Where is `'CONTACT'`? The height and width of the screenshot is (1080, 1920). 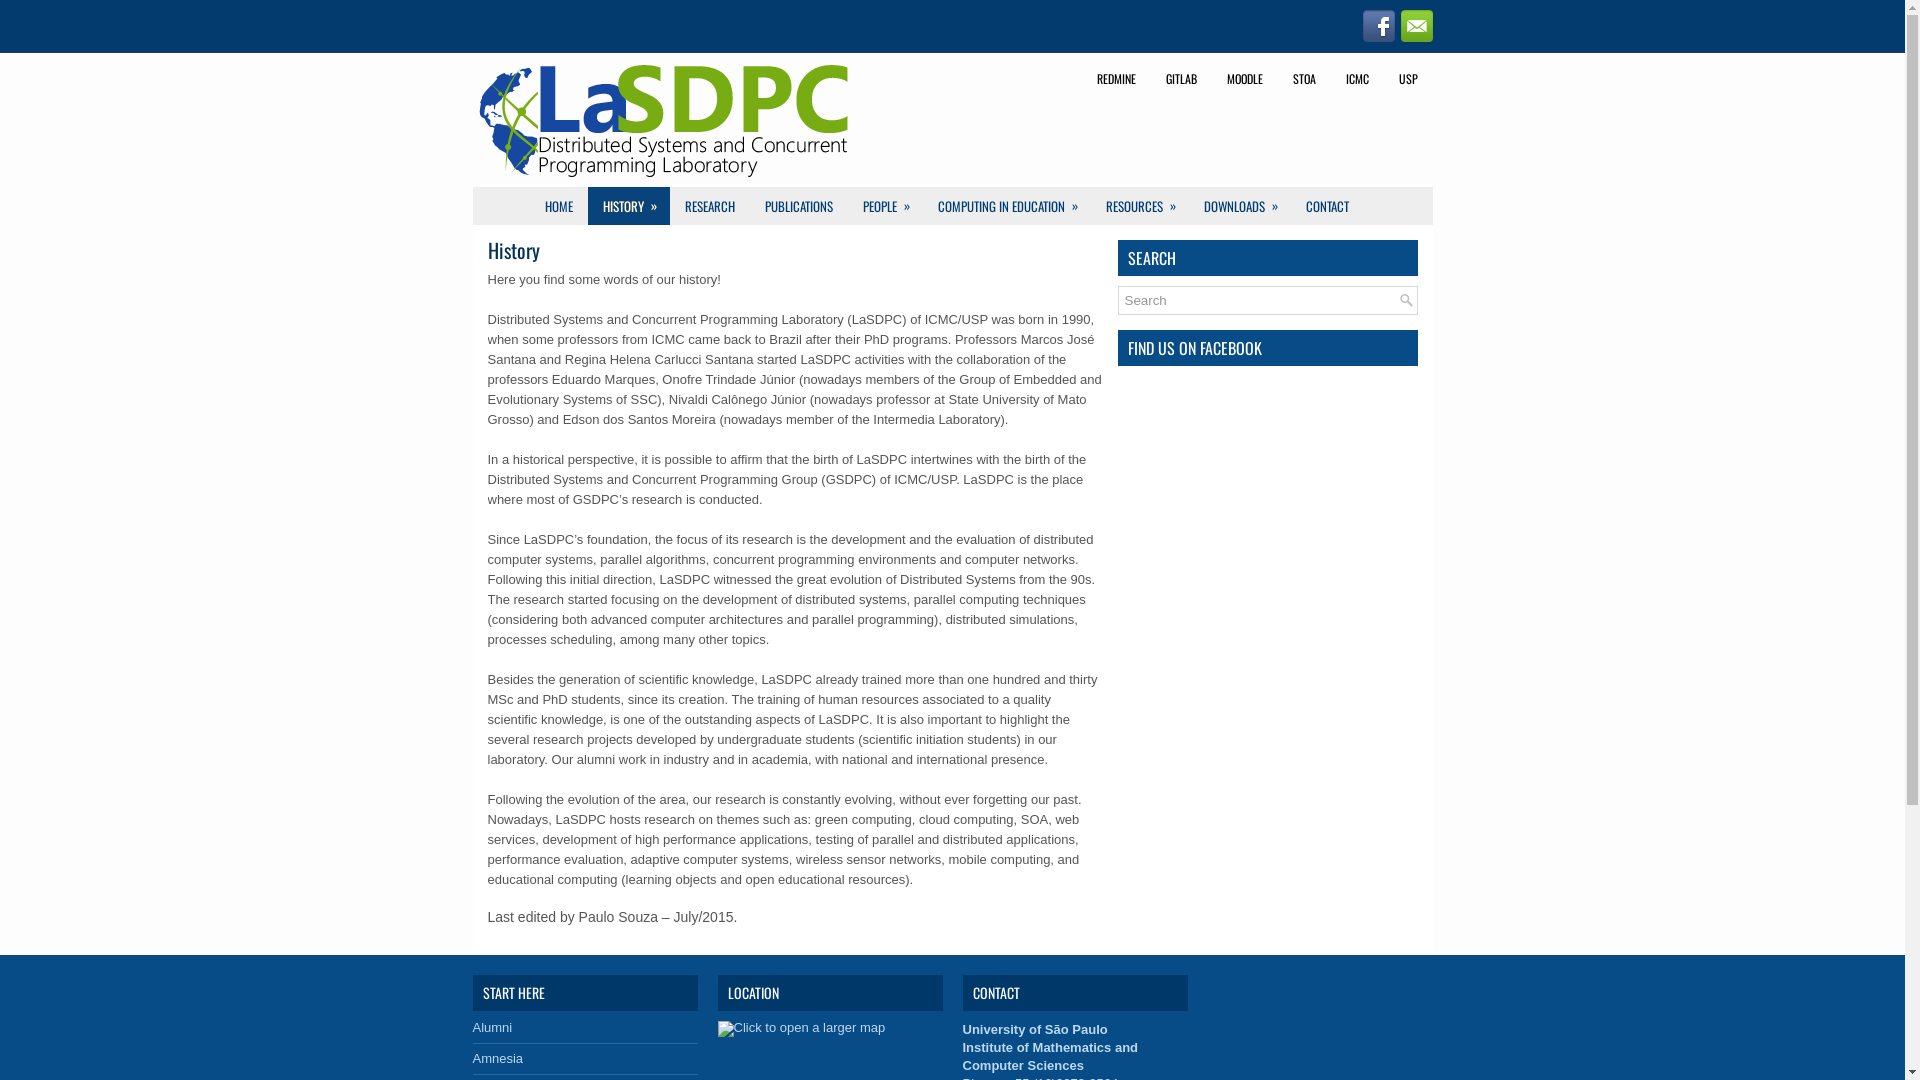
'CONTACT' is located at coordinates (1326, 205).